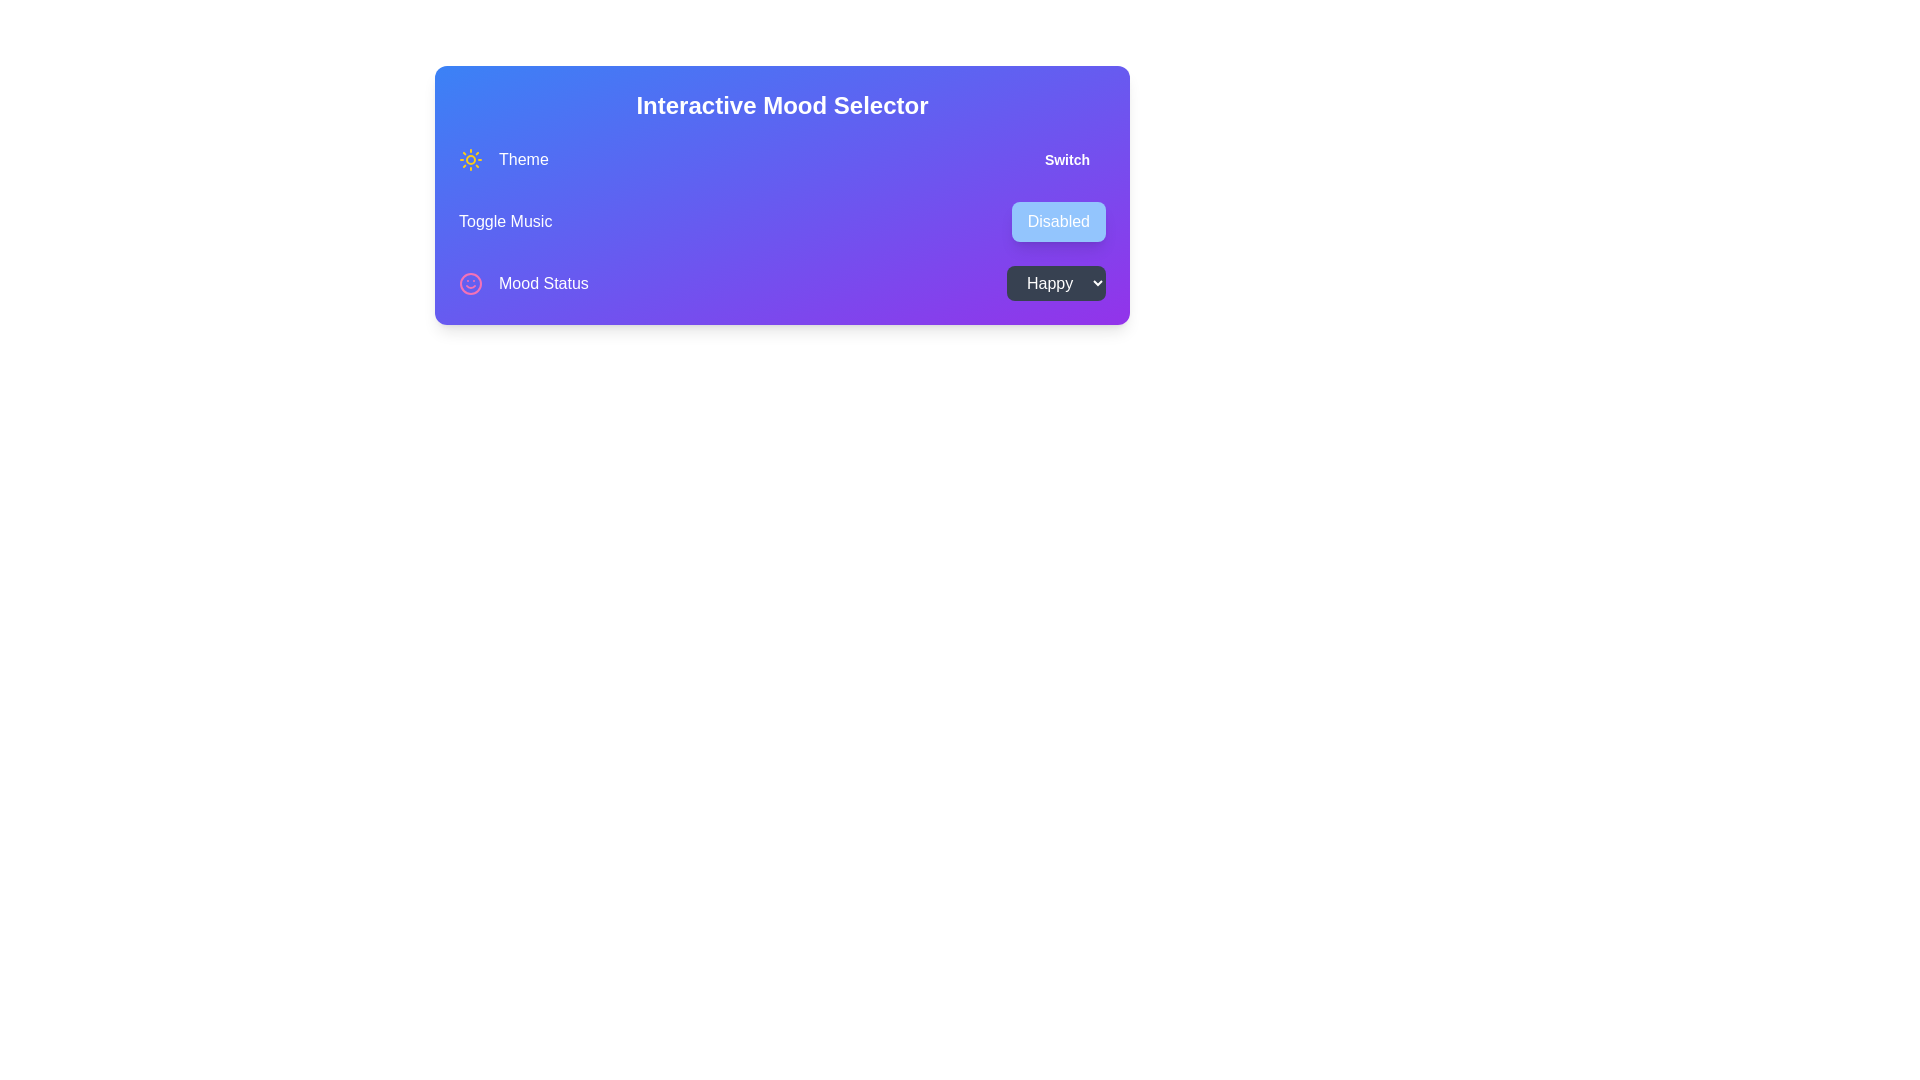 The width and height of the screenshot is (1920, 1080). I want to click on the interactive toggle button for controlling the 'Disabled' state related to 'Toggle Music', located to the right of the text 'Toggle Music' below the title 'Interactive Mood Selector', so click(1057, 222).